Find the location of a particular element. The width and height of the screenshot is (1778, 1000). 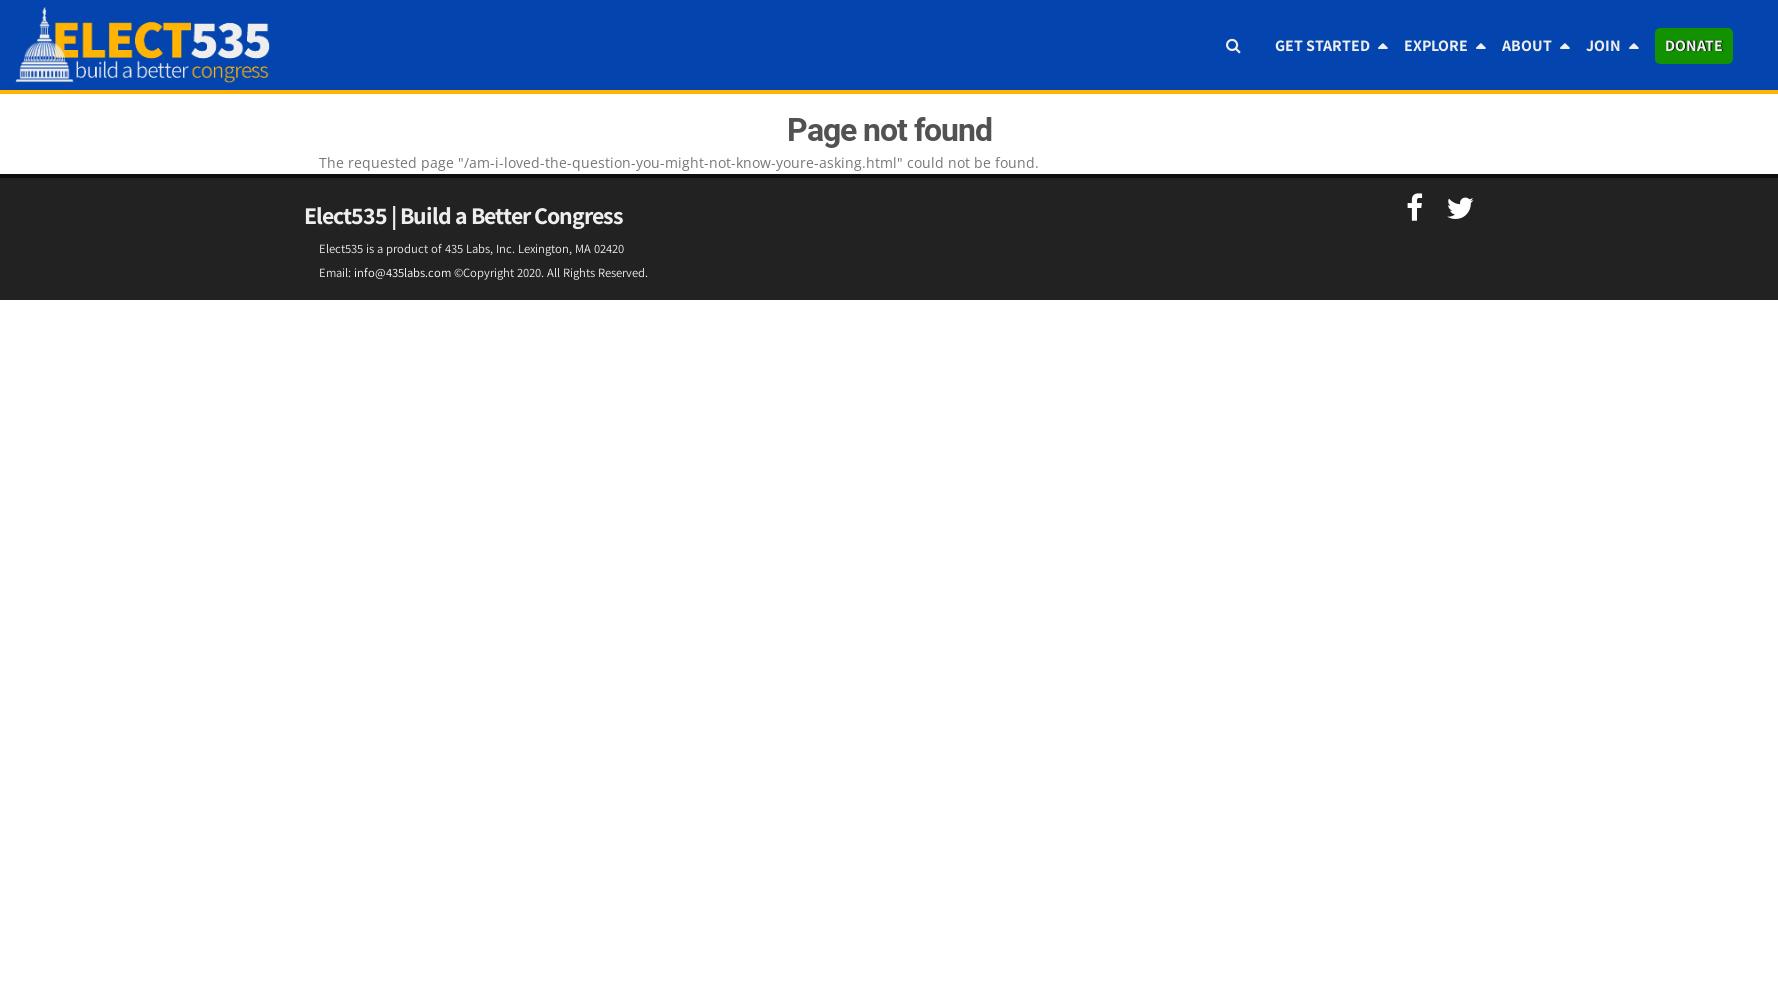

'Elect535 is a product of 435 Labs, Inc. Lexington, MA 02420' is located at coordinates (471, 247).